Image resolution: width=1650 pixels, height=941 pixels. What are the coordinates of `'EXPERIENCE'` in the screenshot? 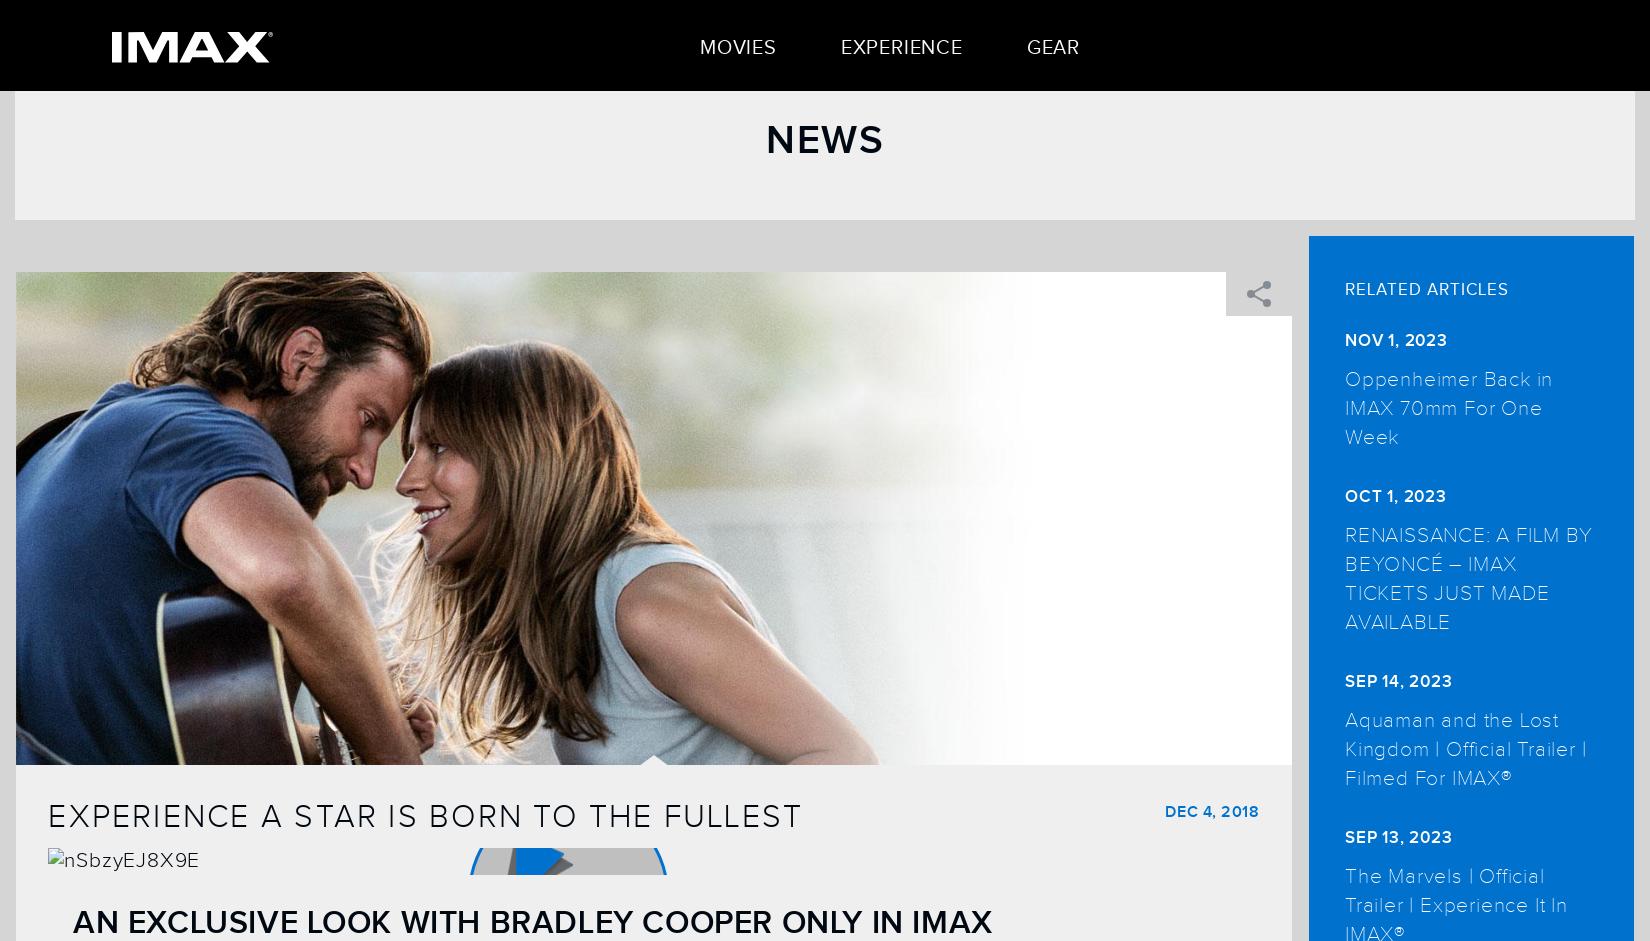 It's located at (901, 46).